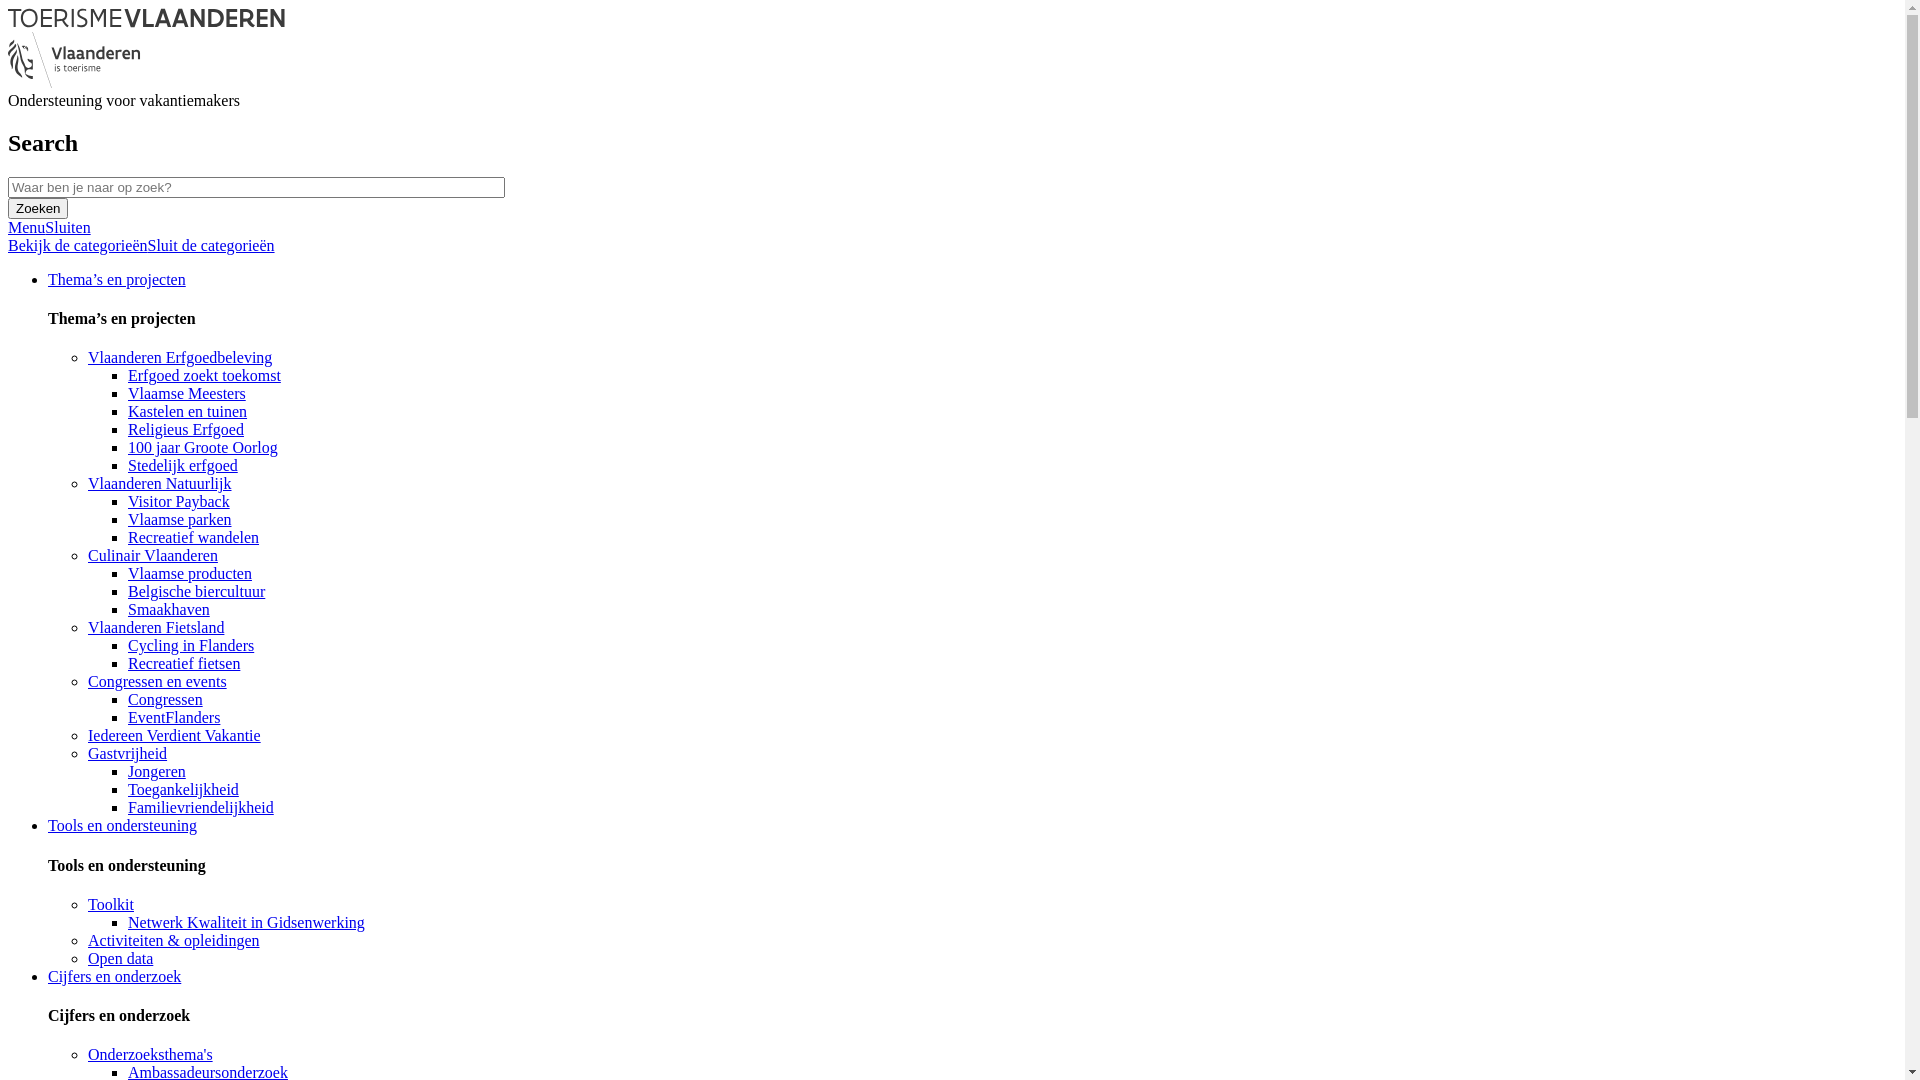 The width and height of the screenshot is (1920, 1080). I want to click on 'Onderzoeksthema's', so click(149, 1053).